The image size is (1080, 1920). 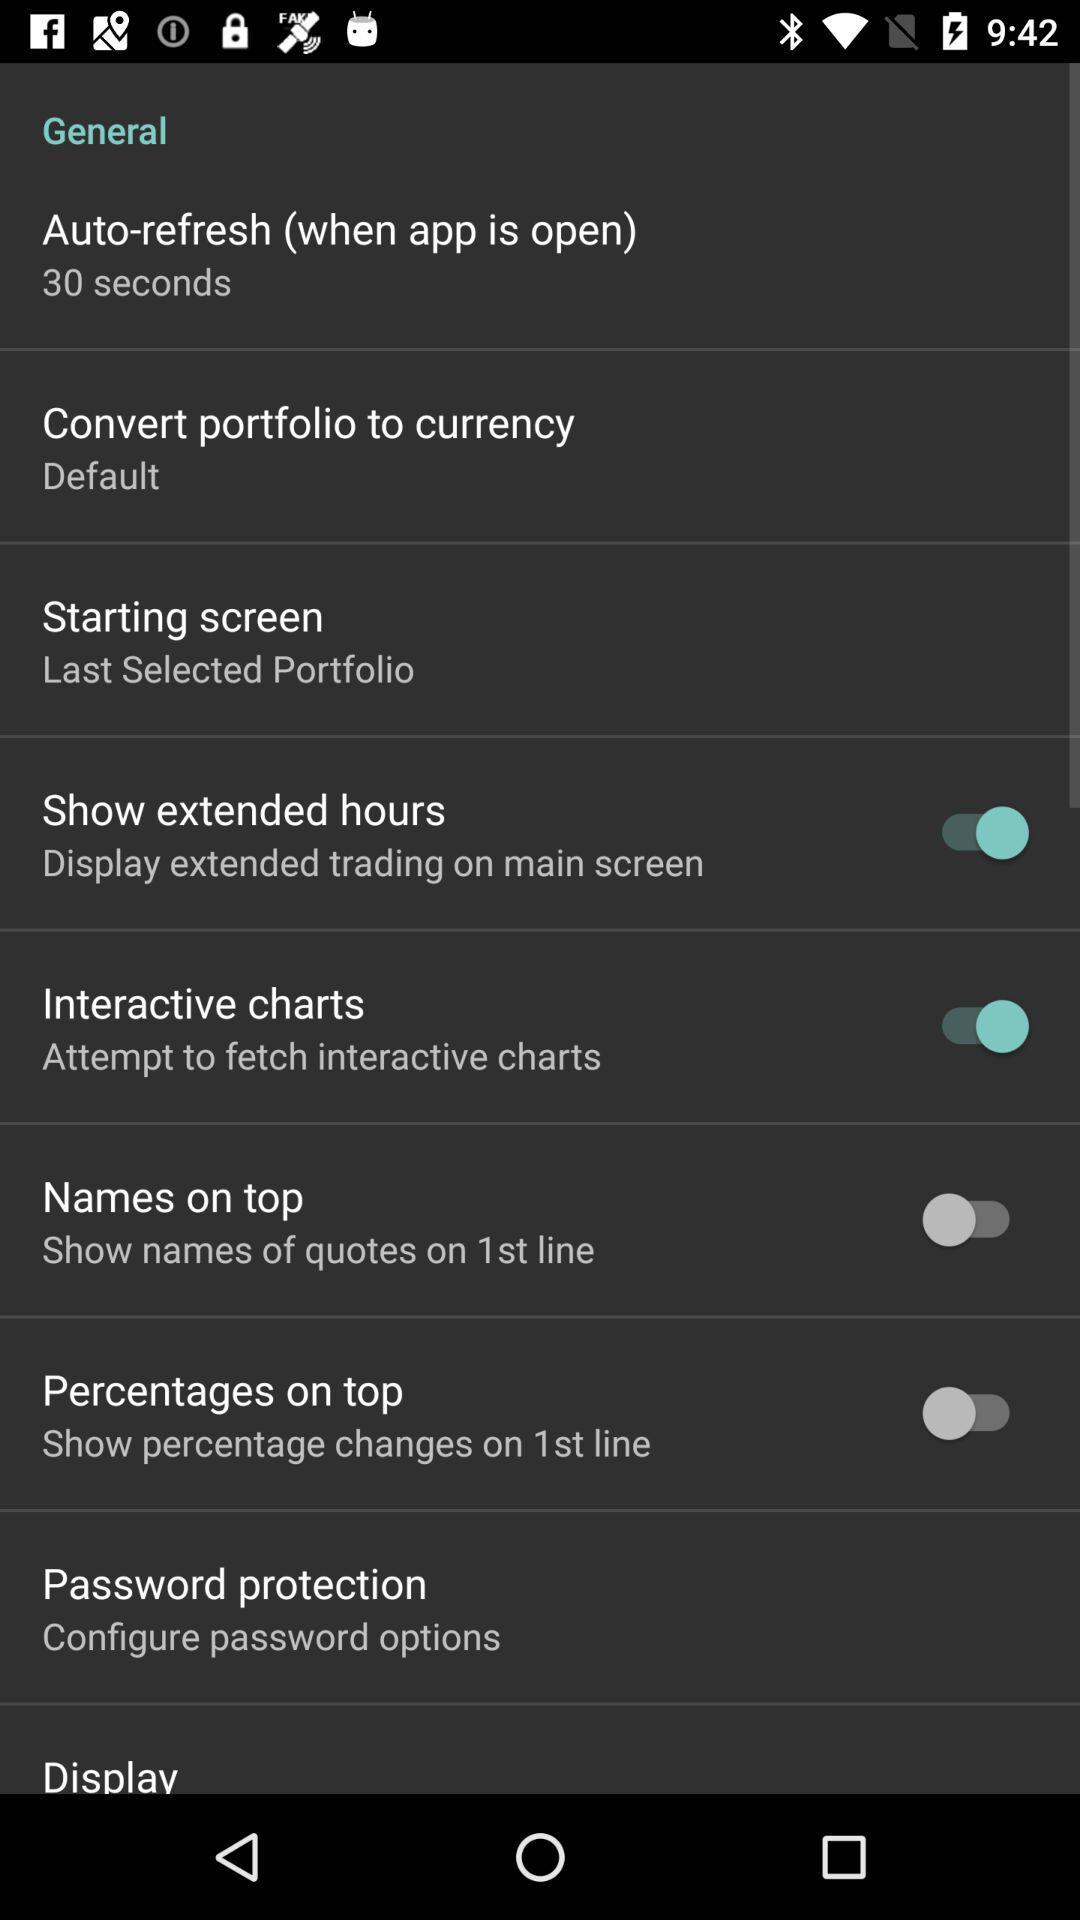 What do you see at coordinates (373, 861) in the screenshot?
I see `display extended trading` at bounding box center [373, 861].